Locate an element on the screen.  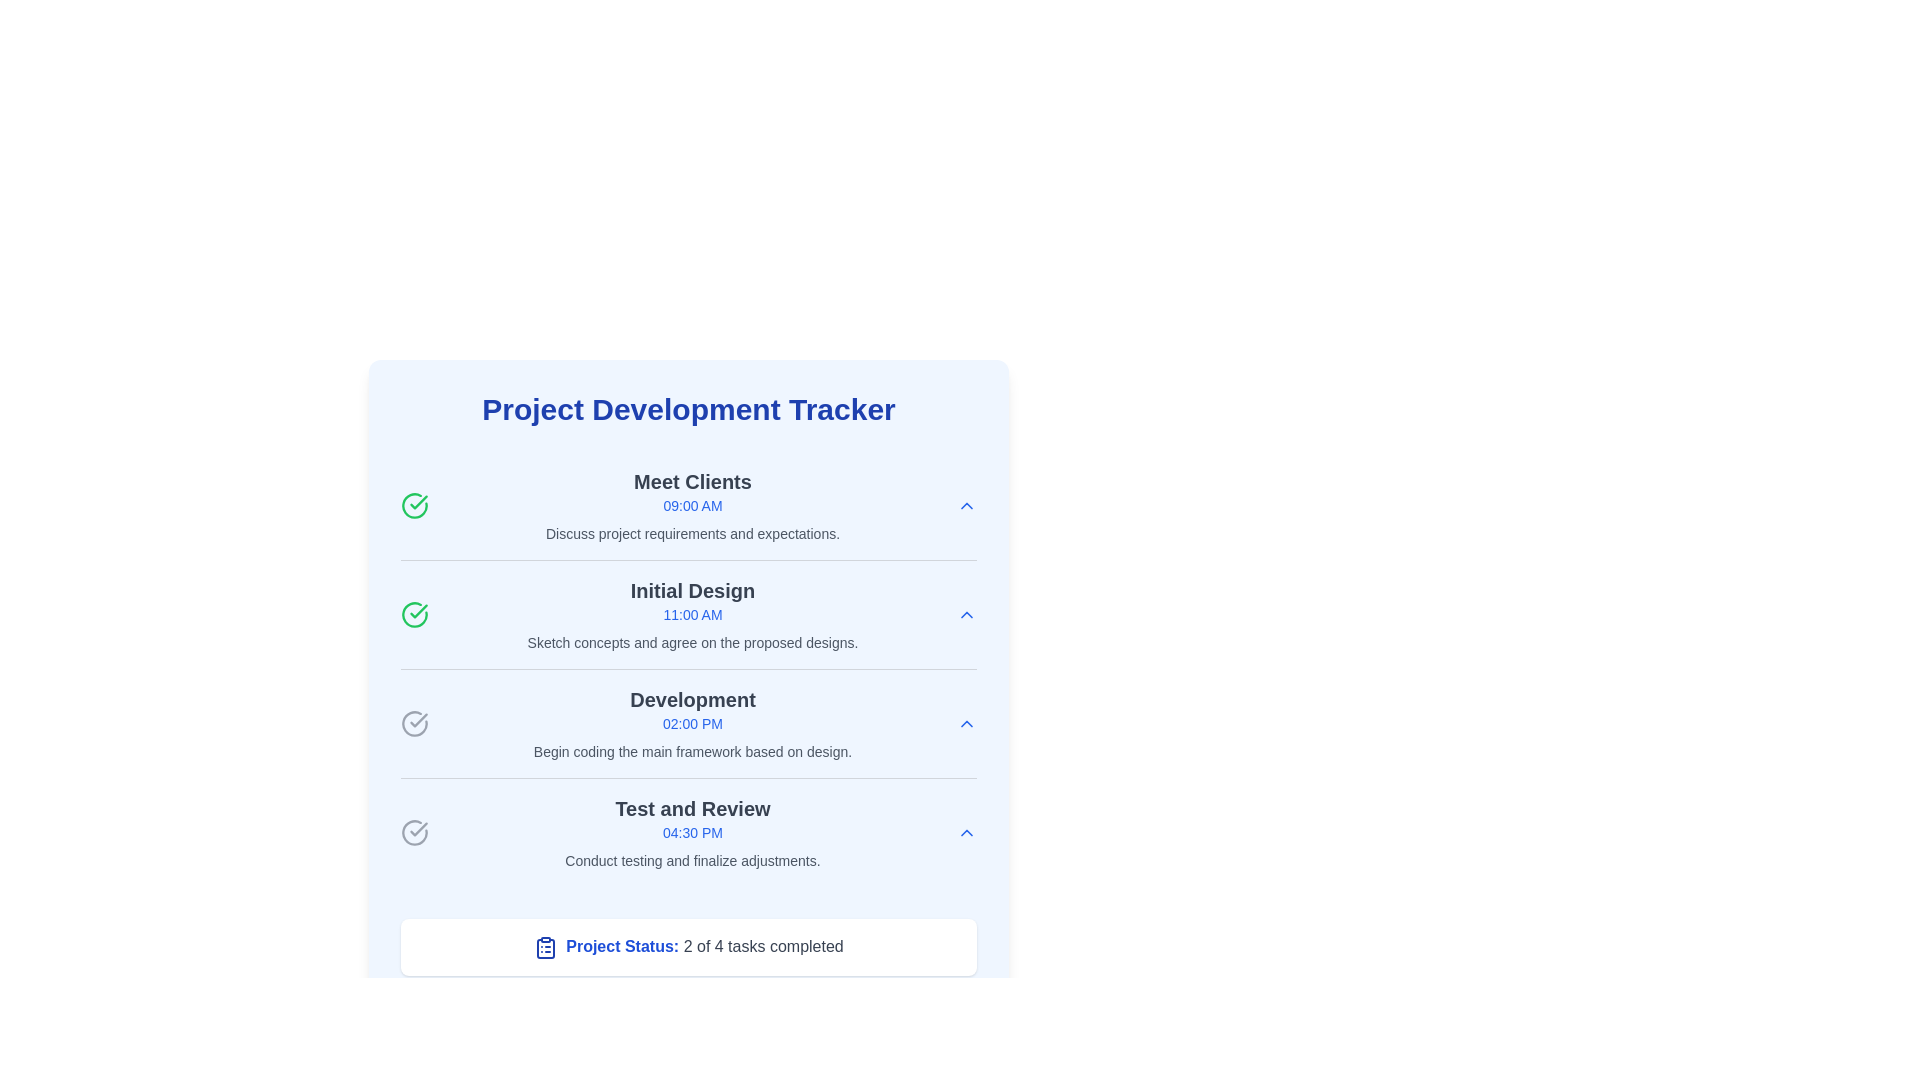
the collapse/expand button located to the right of the task item titled 'Test and Review', which is adjacent to the text '04:30 PM' is located at coordinates (966, 833).